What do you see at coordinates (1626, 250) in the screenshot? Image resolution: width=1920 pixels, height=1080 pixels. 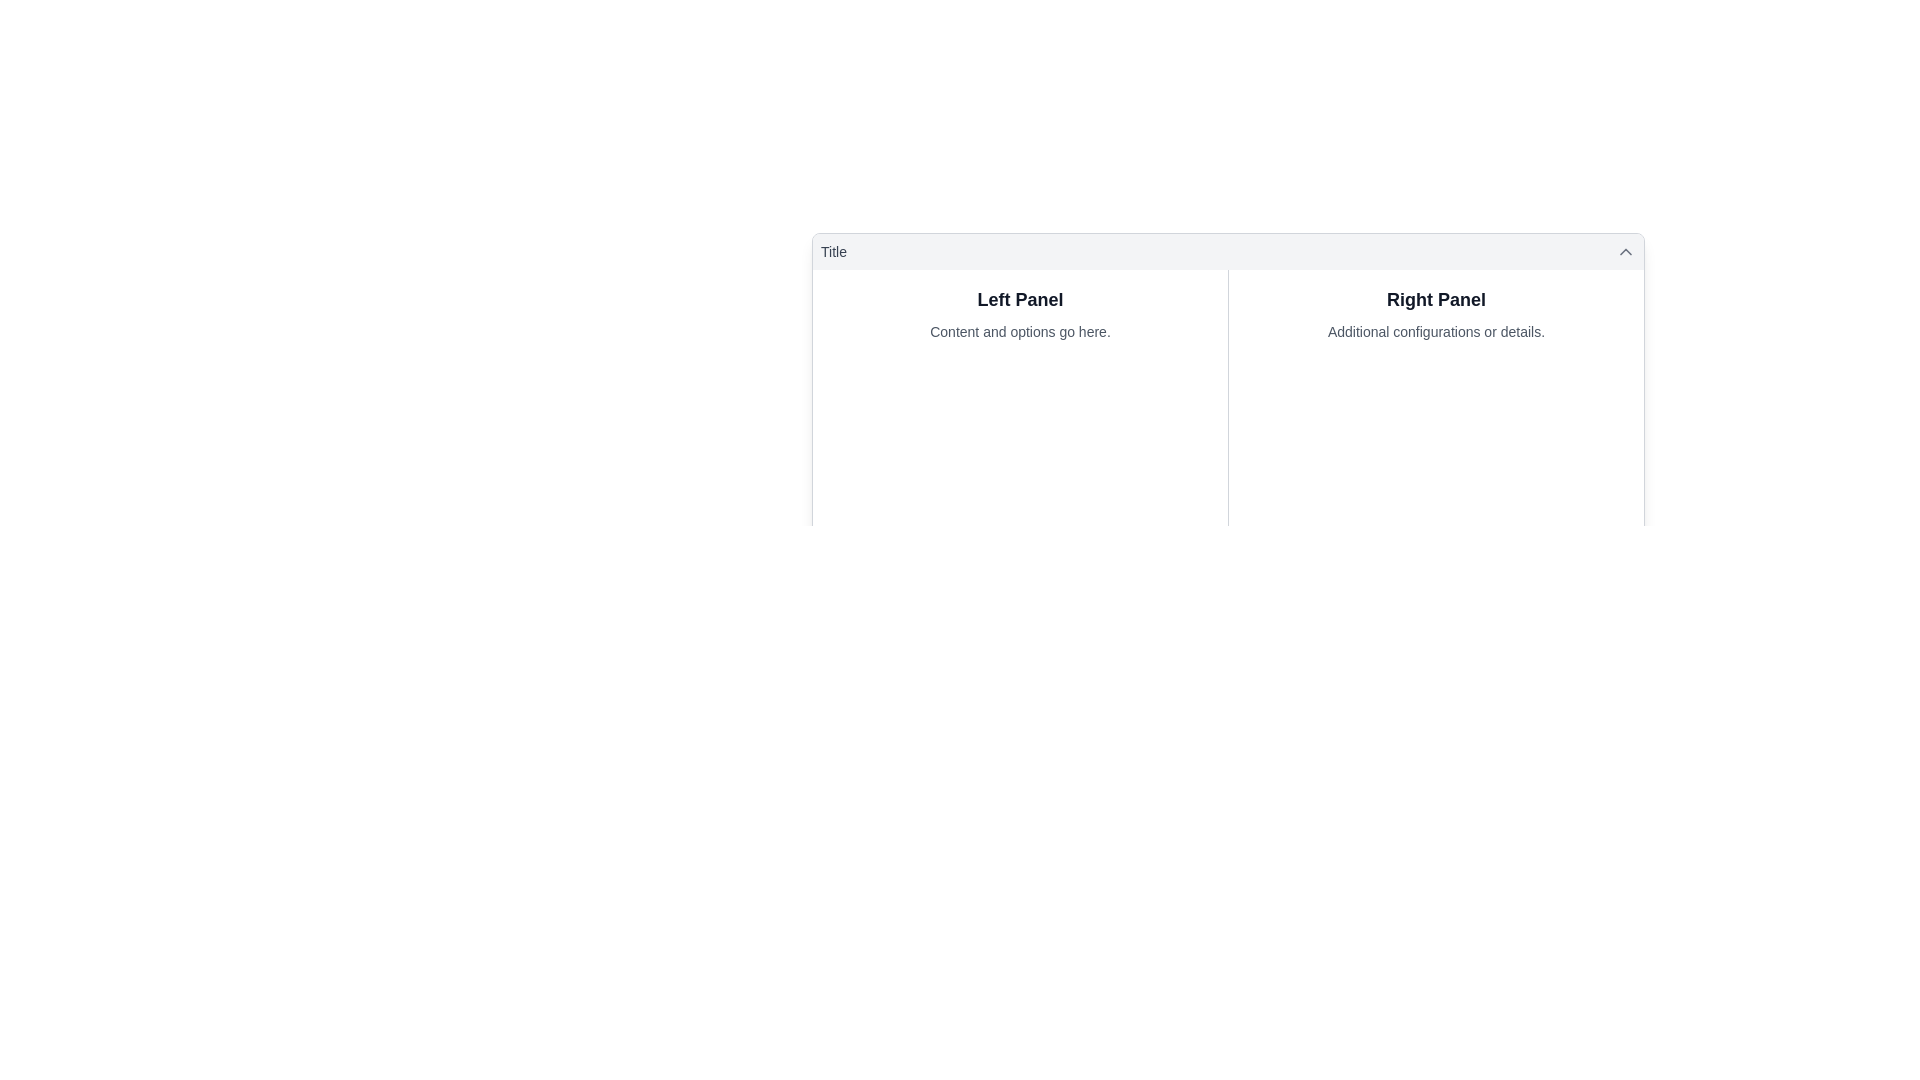 I see `the small chevron-shaped icon styled in gray located on the far right of the header section labeled 'Title'` at bounding box center [1626, 250].